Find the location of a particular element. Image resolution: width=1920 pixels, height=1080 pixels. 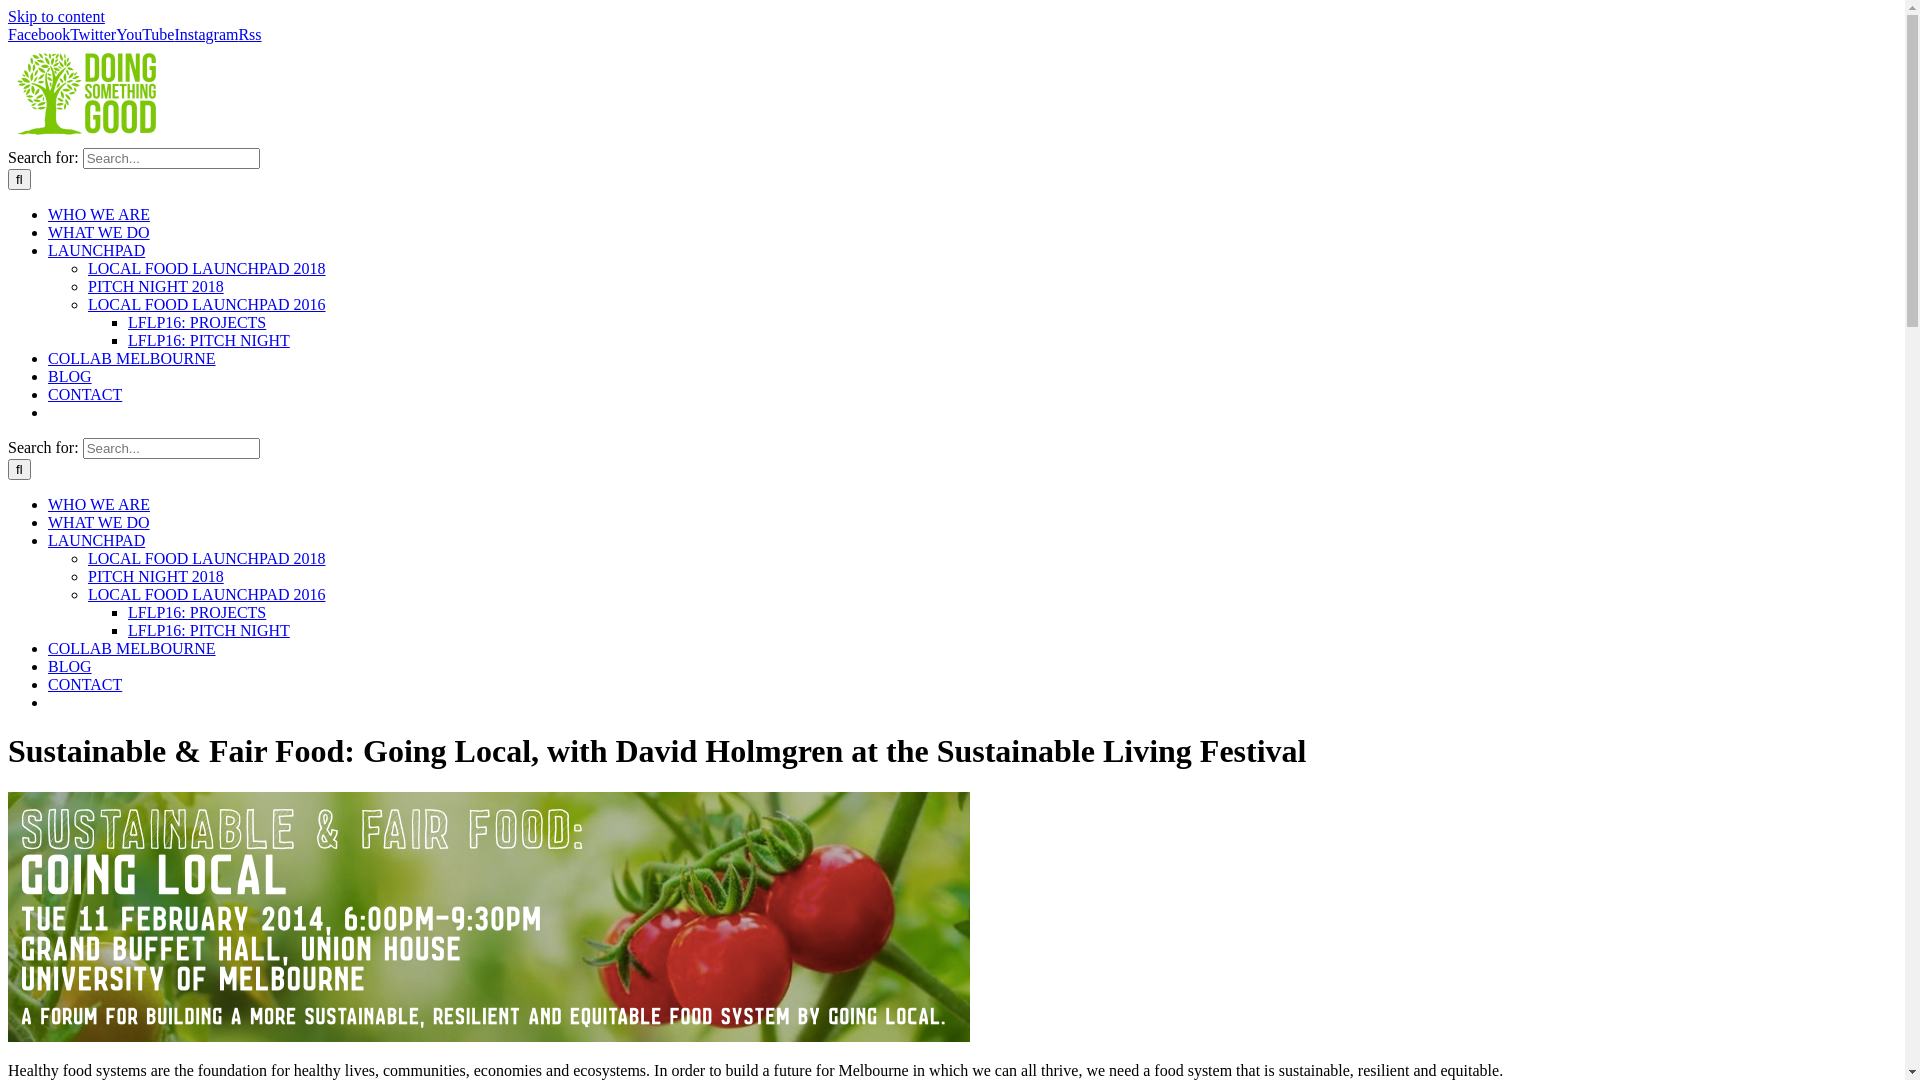

'WHAT WE DO' is located at coordinates (48, 521).